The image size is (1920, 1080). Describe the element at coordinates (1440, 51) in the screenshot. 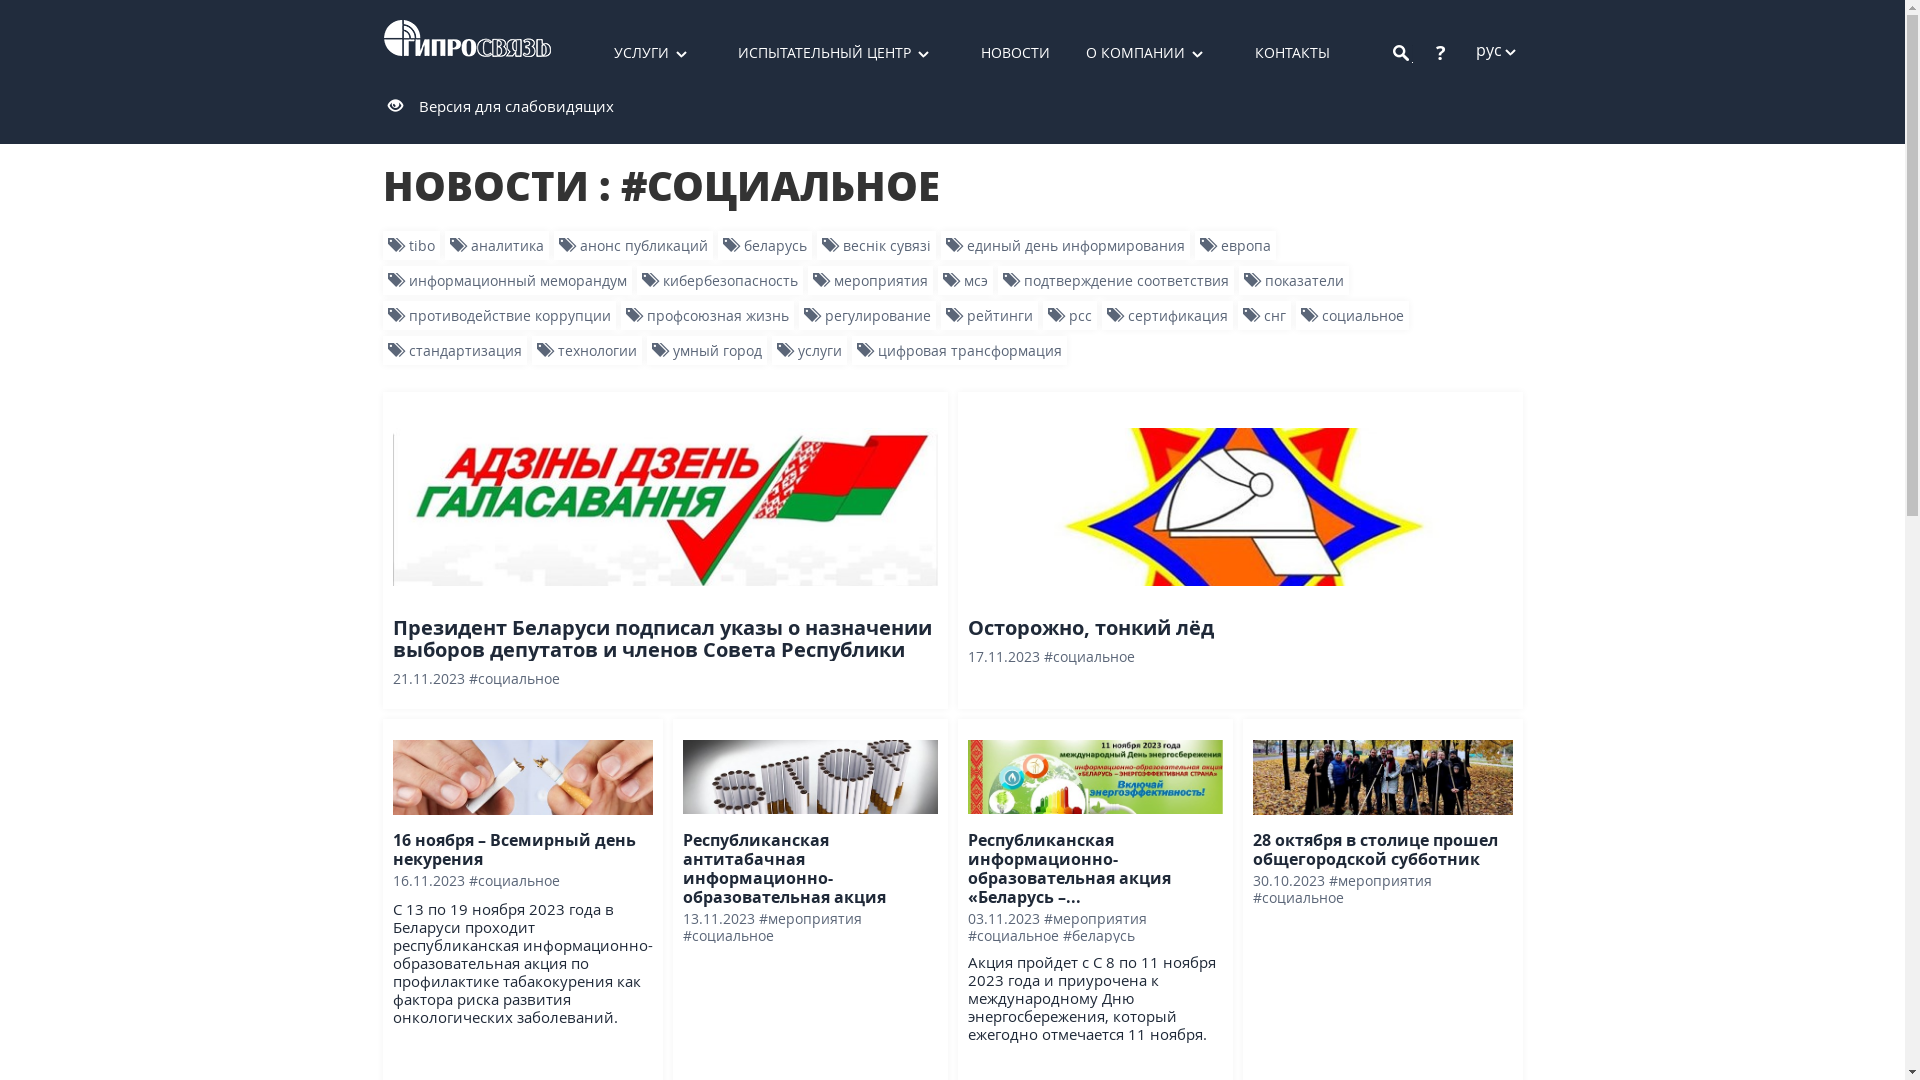

I see `'?'` at that location.